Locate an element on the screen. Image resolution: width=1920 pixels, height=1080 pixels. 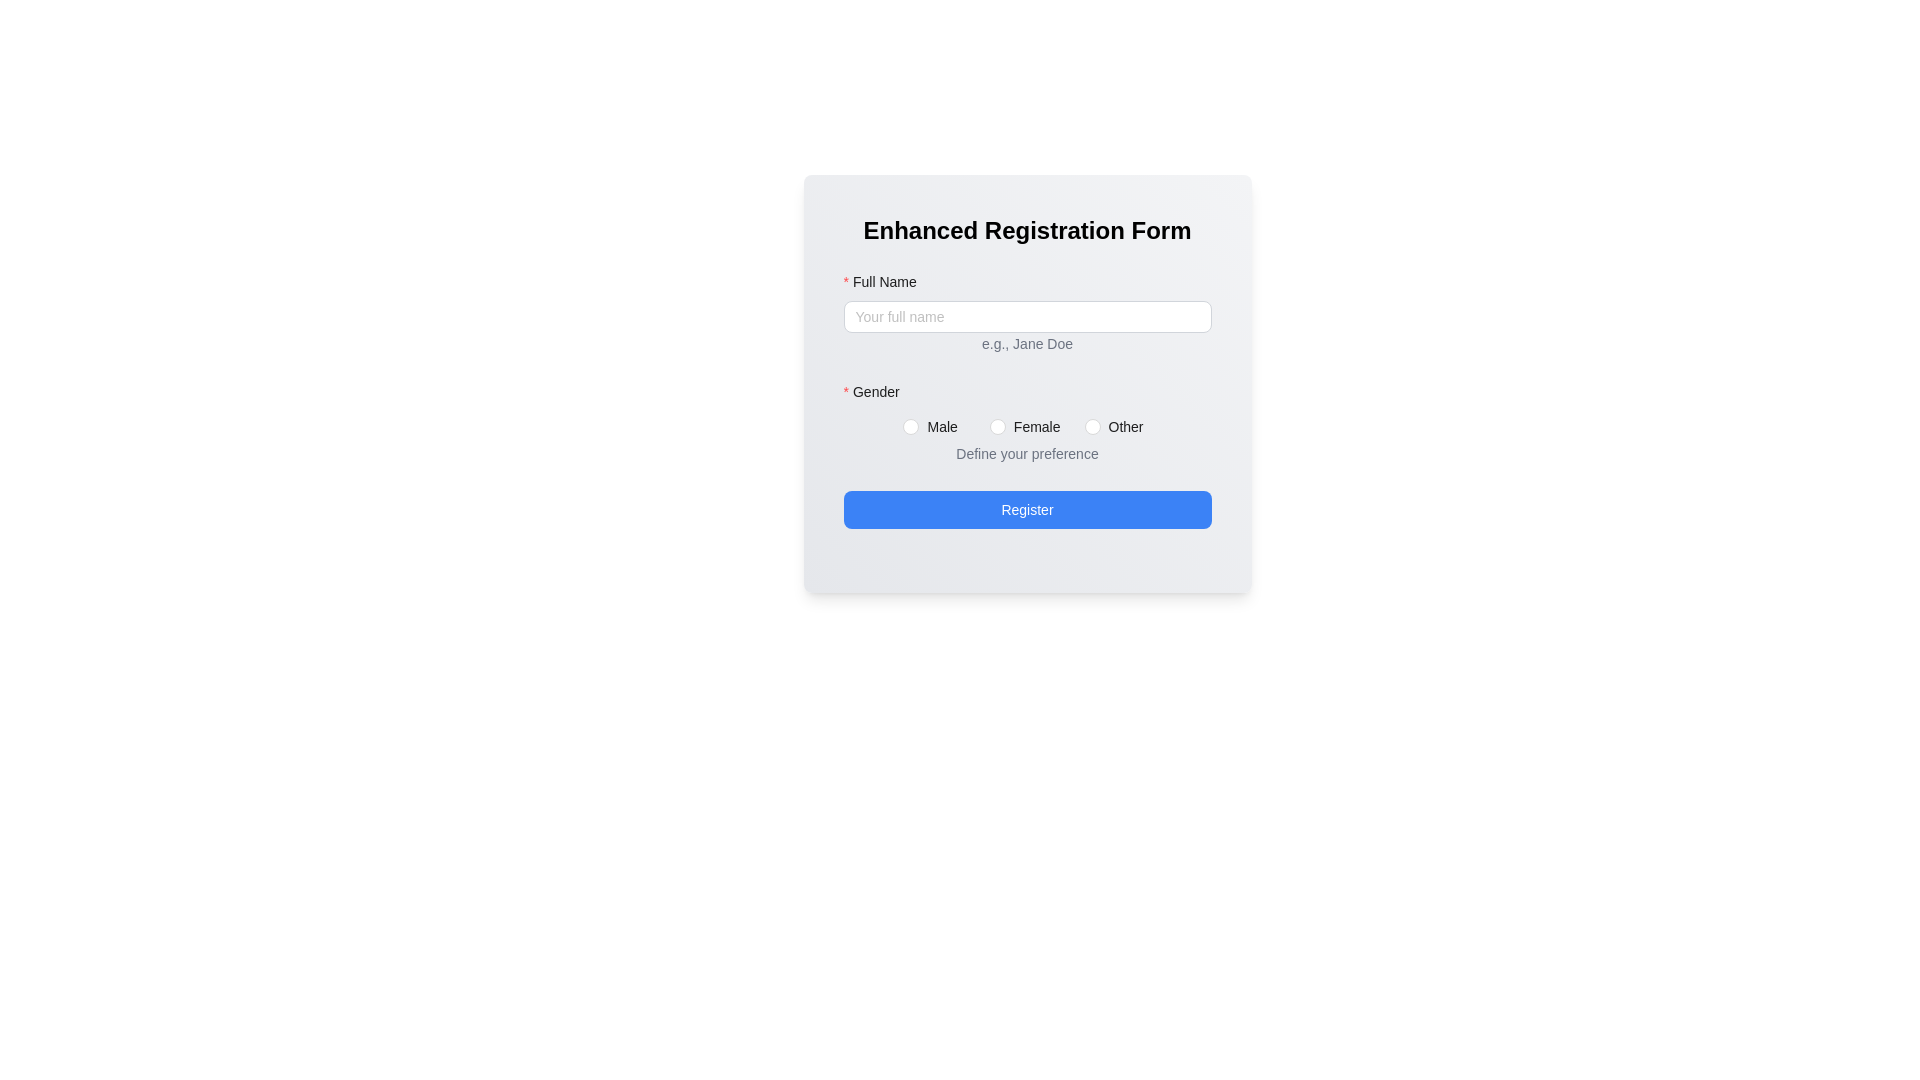
the radio button group labeled 'Gender' is located at coordinates (1027, 438).